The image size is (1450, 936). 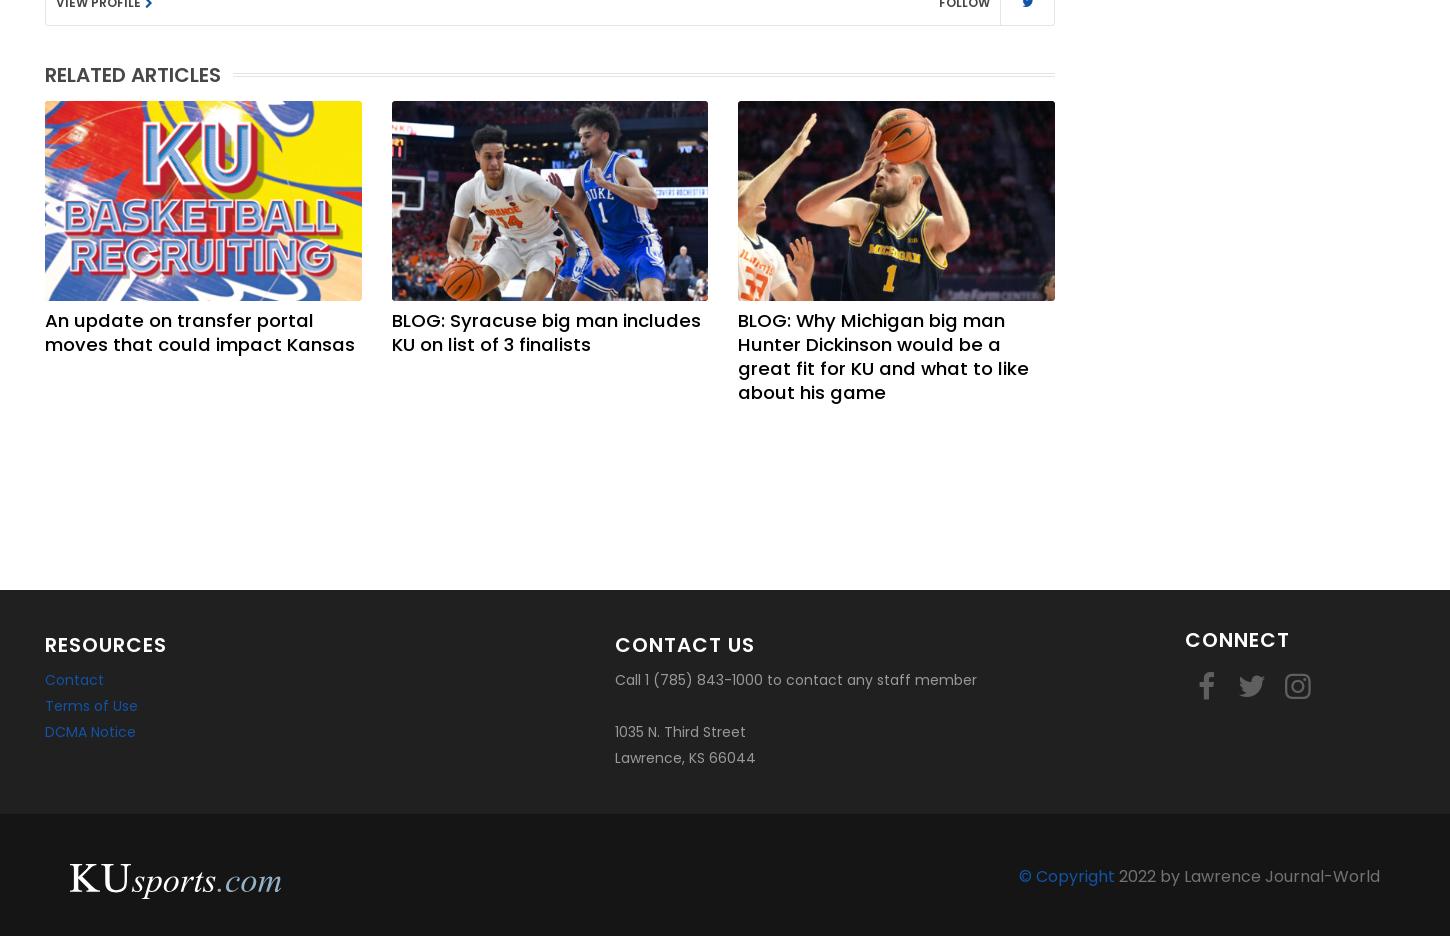 I want to click on 'Call 1 (785) 843-1000 to contact any staff member', so click(x=796, y=680).